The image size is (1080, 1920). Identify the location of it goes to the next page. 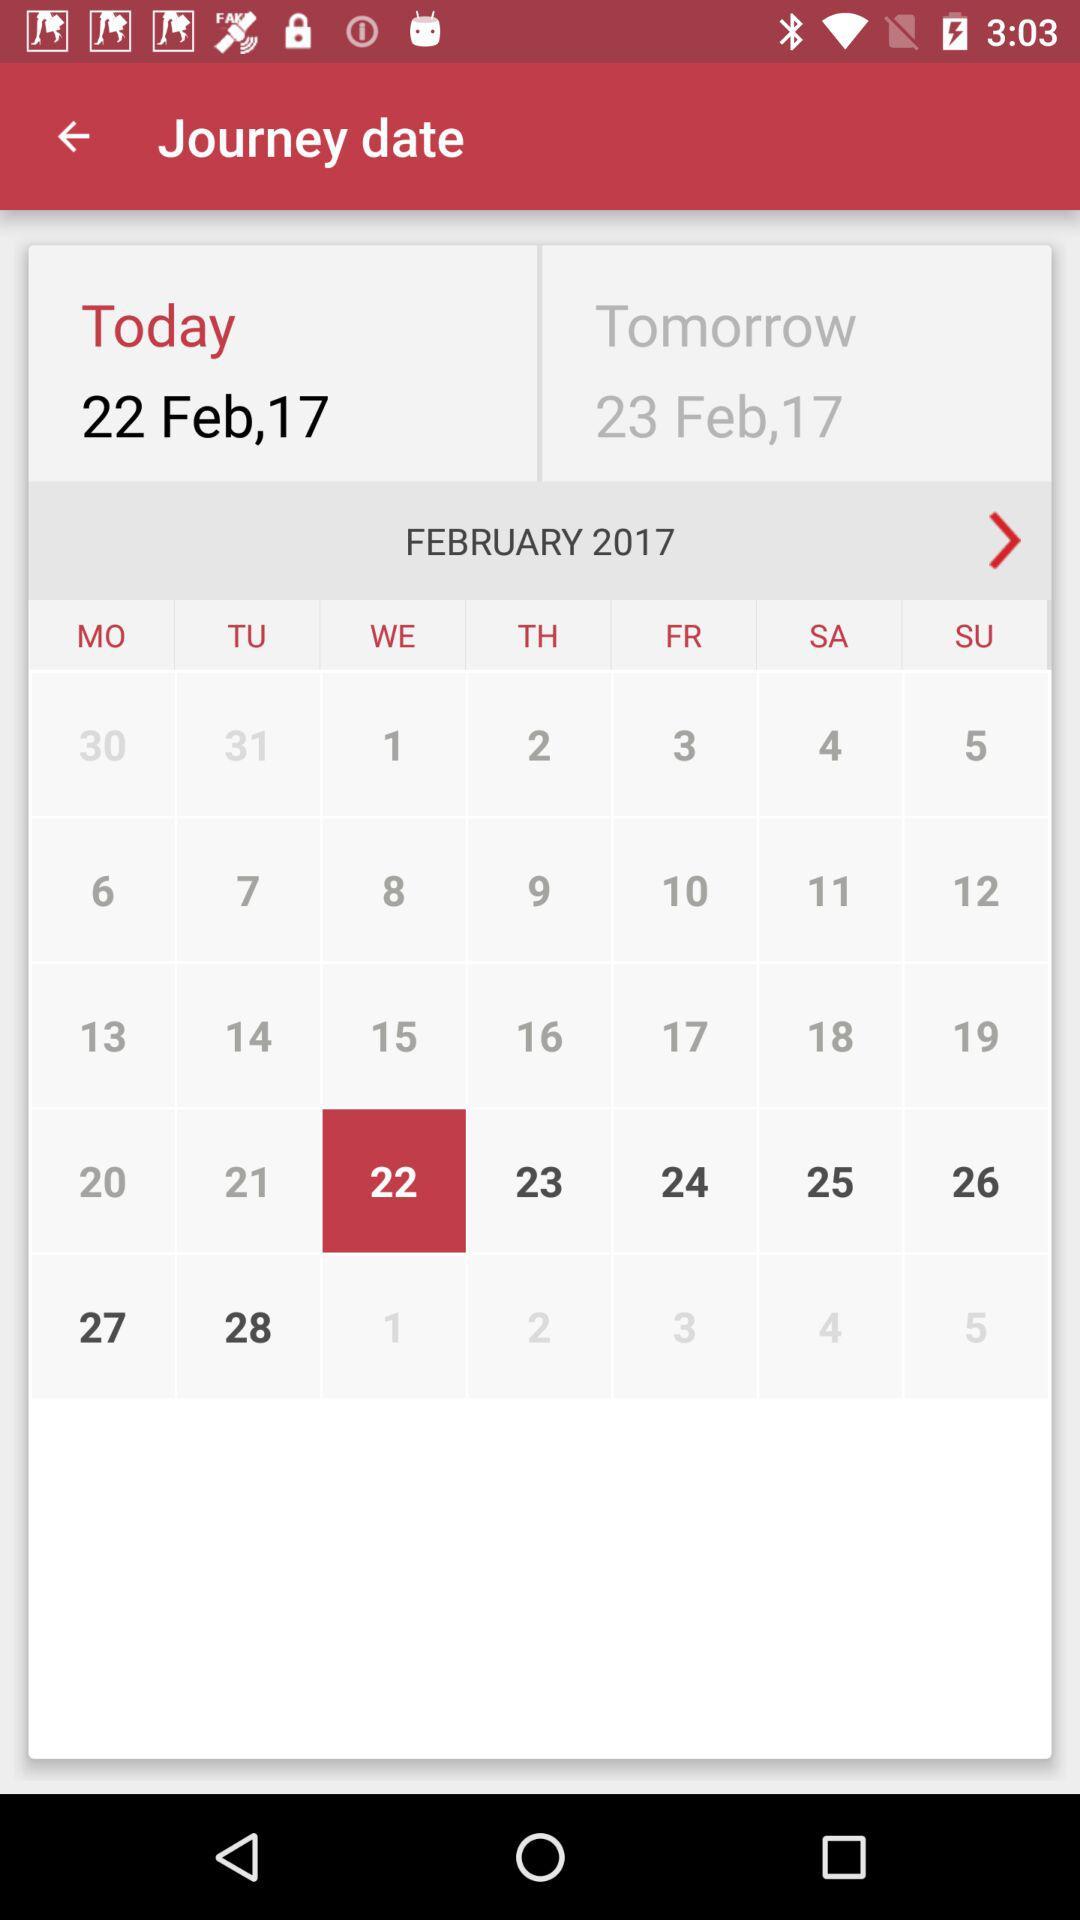
(1005, 540).